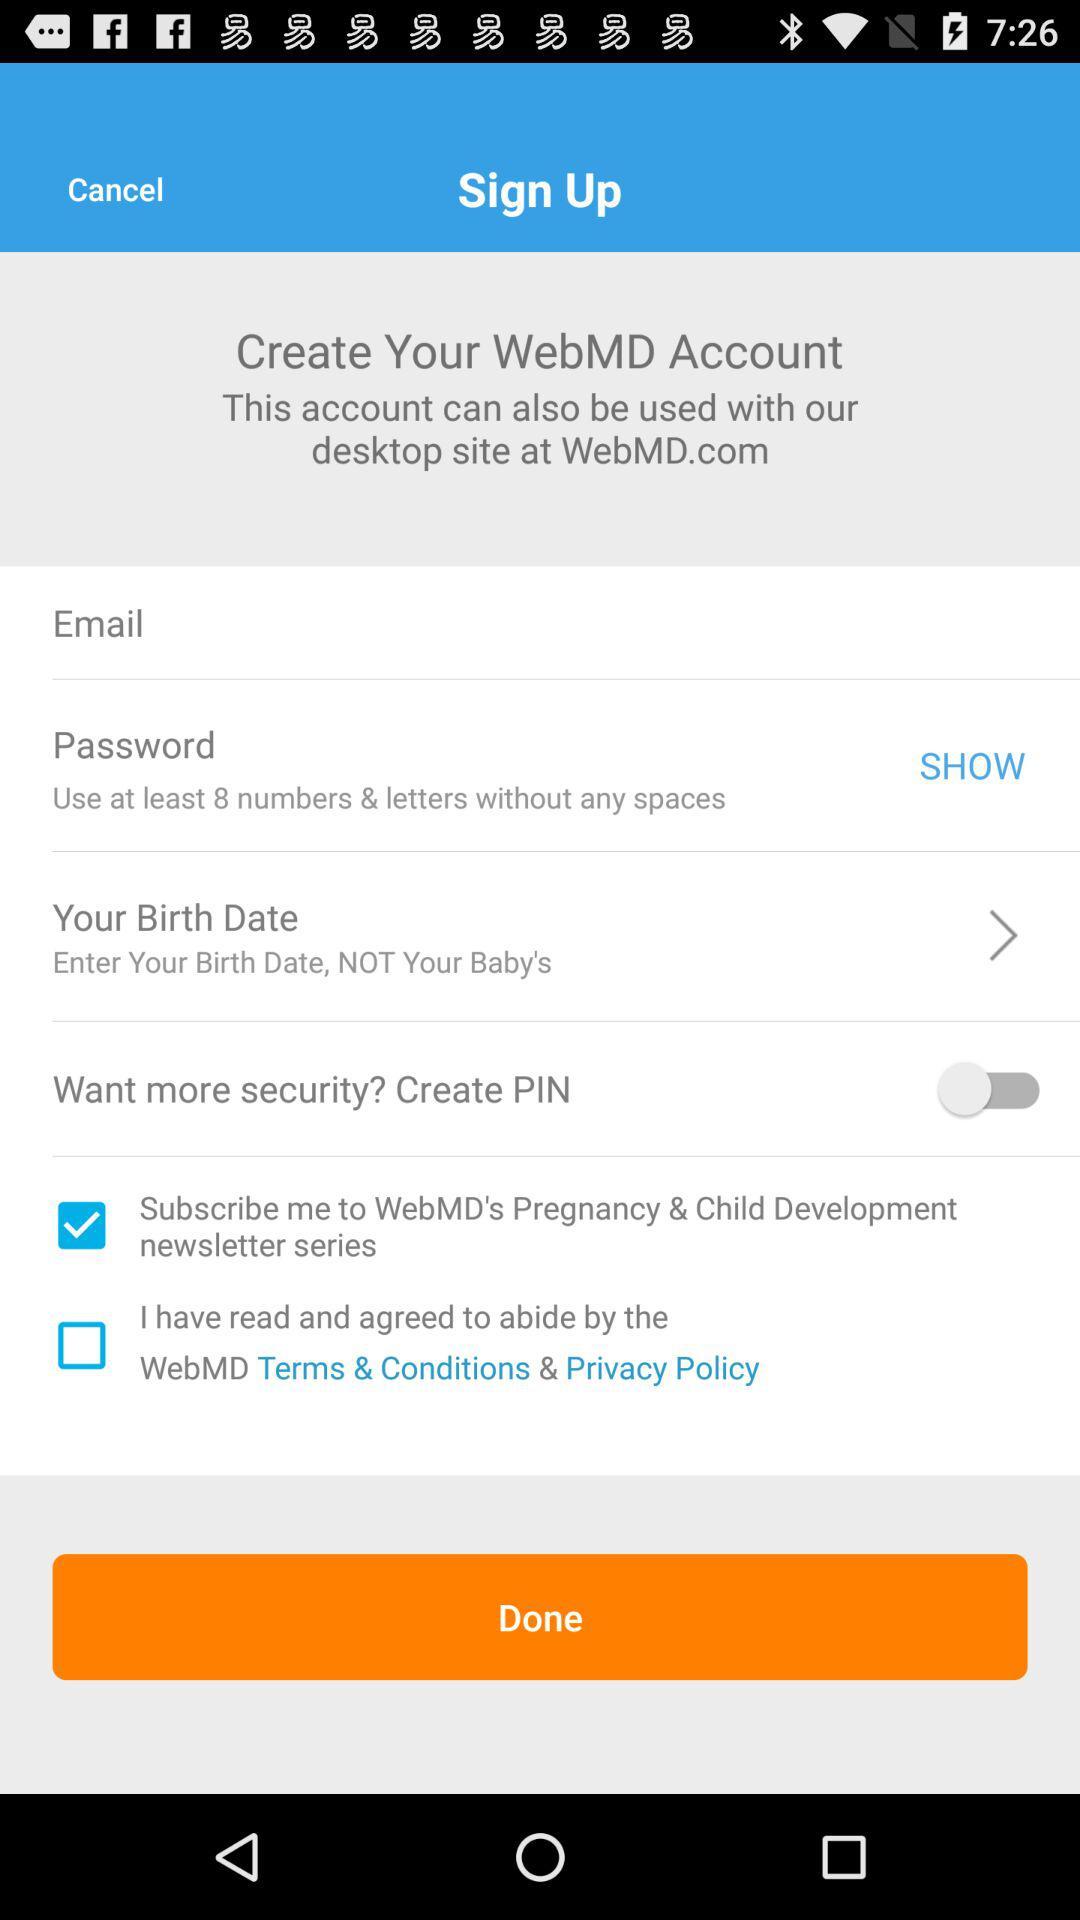  I want to click on the item next to the  &  item, so click(662, 1365).